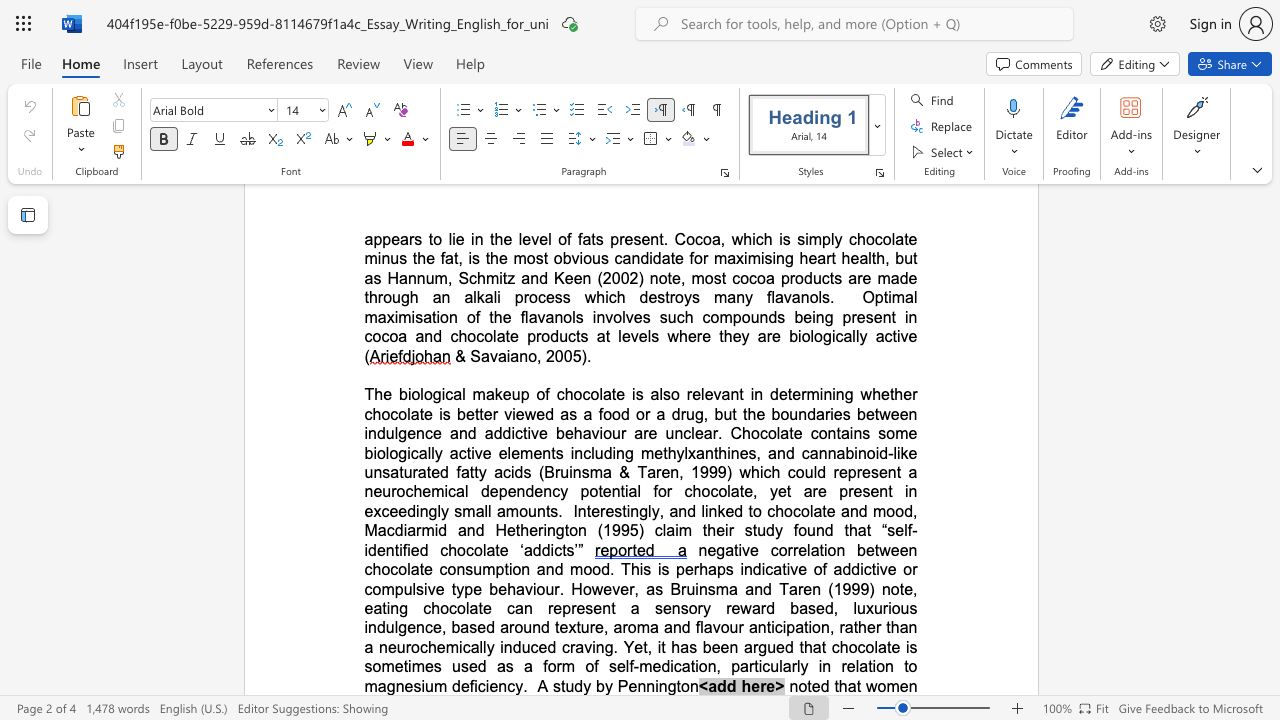 The height and width of the screenshot is (720, 1280). What do you see at coordinates (717, 685) in the screenshot?
I see `the subset text "dd here>" within the text "<add here>"` at bounding box center [717, 685].